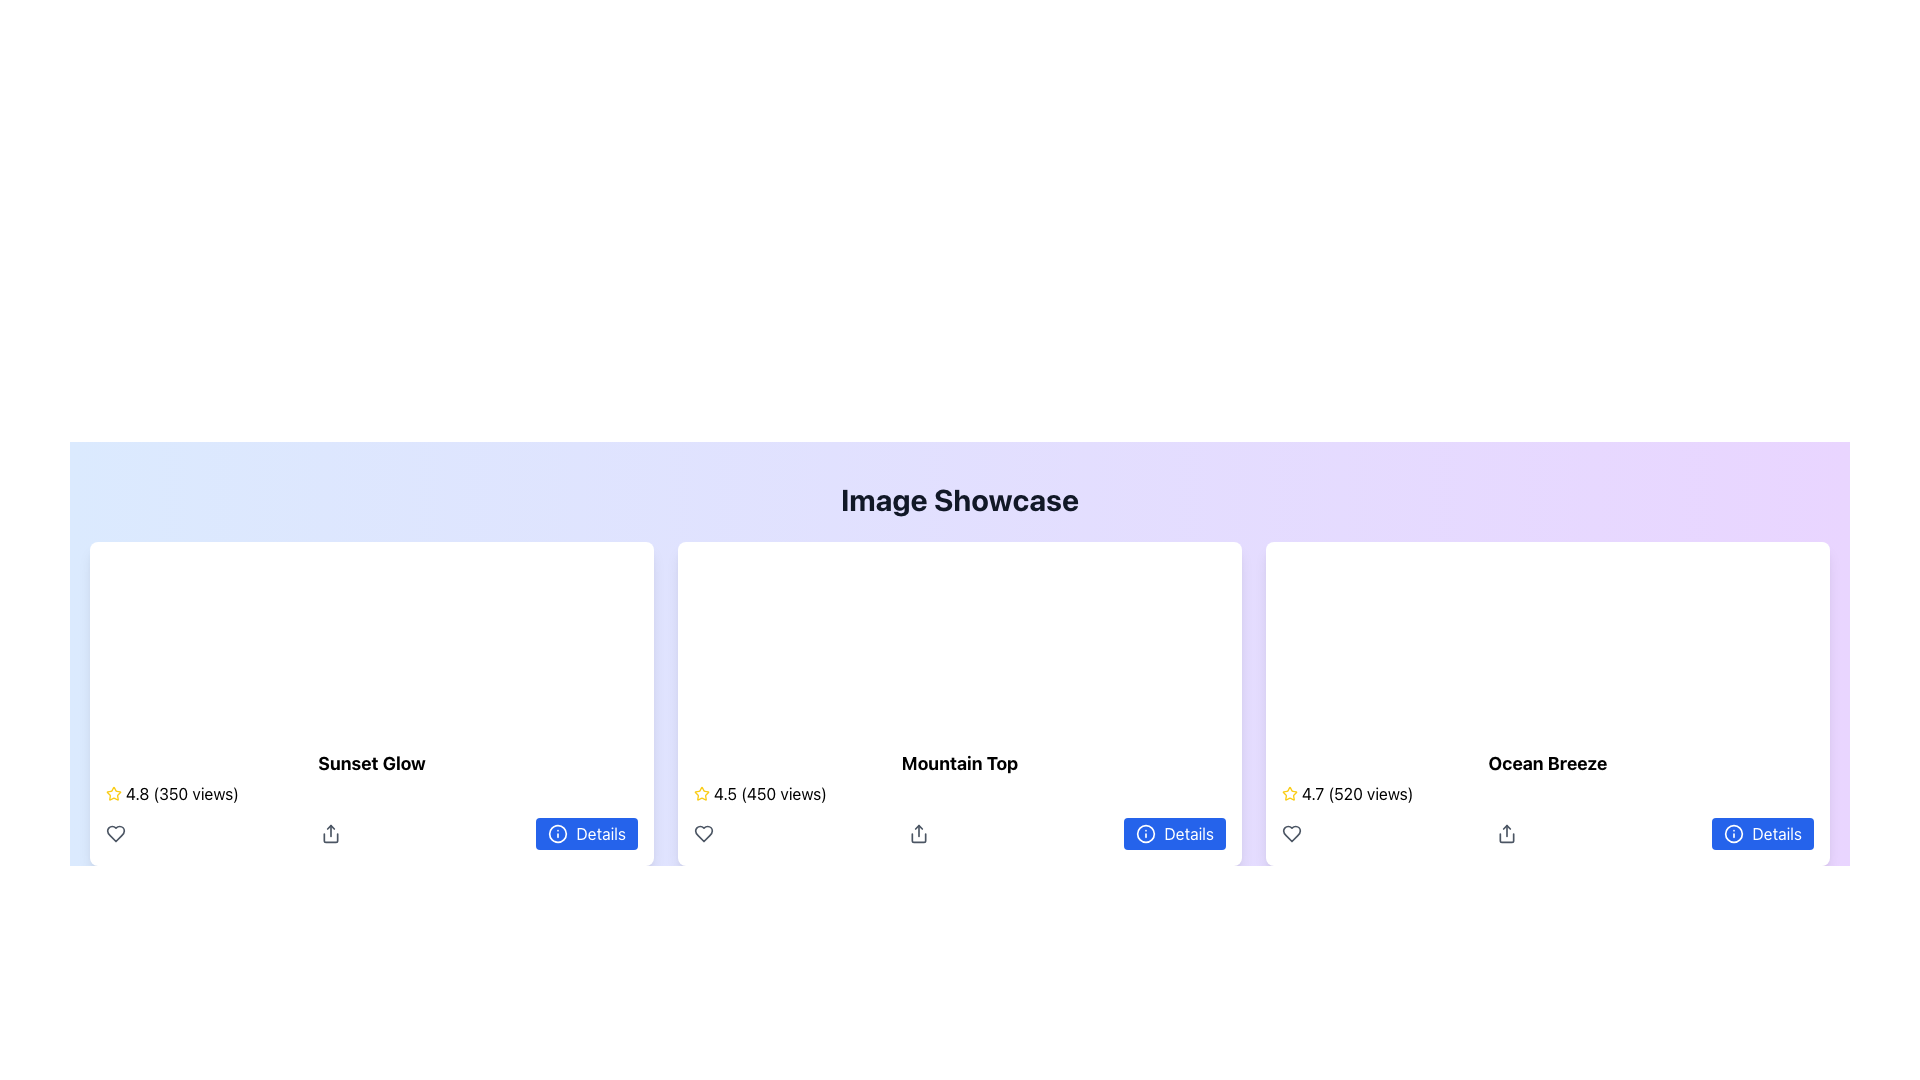 This screenshot has width=1920, height=1080. I want to click on the SVG graphical element that is part of the 'Details' button located at the bottom-right corner of the 'Mountain Top' card layout, so click(1146, 833).